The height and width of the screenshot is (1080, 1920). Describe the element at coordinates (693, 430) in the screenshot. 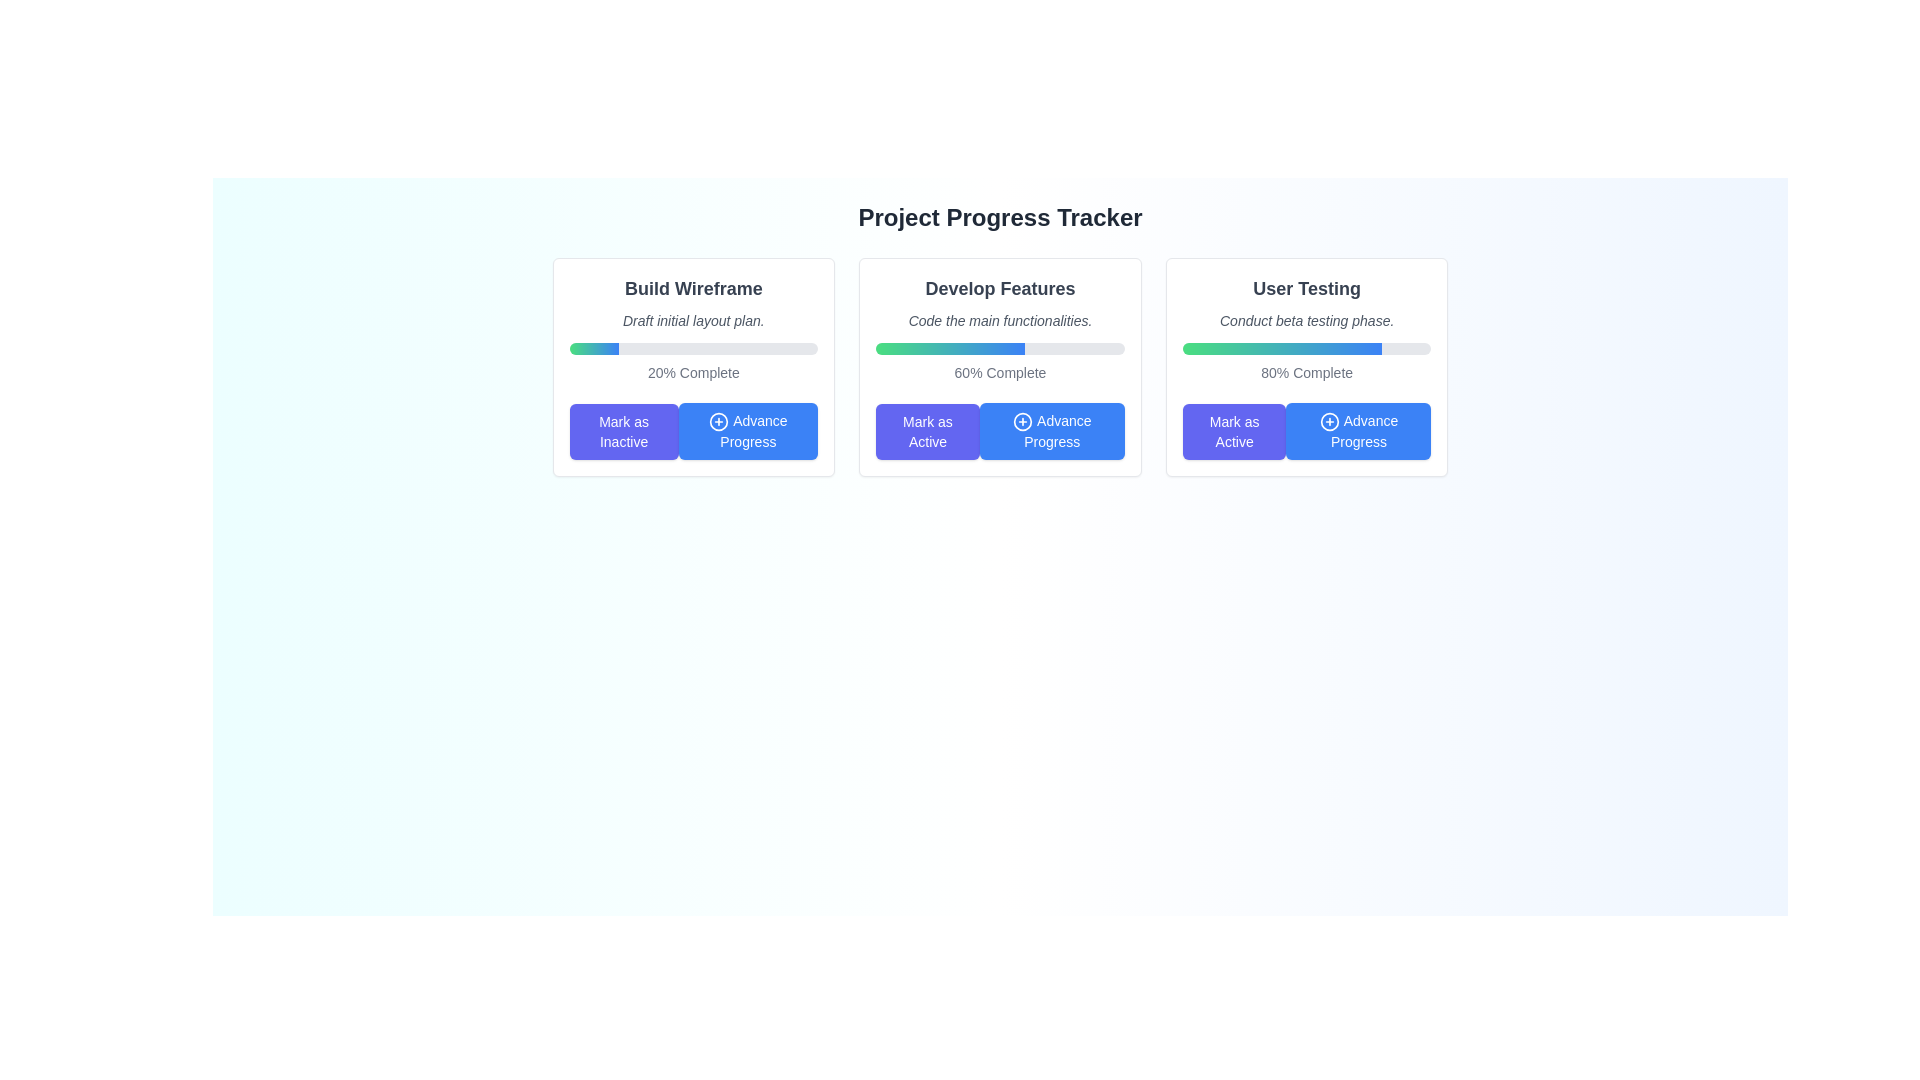

I see `the button group for task management located at the bottom of the 'Build Wireframe' card, just below the progress bar indicating '20% Complete'` at that location.